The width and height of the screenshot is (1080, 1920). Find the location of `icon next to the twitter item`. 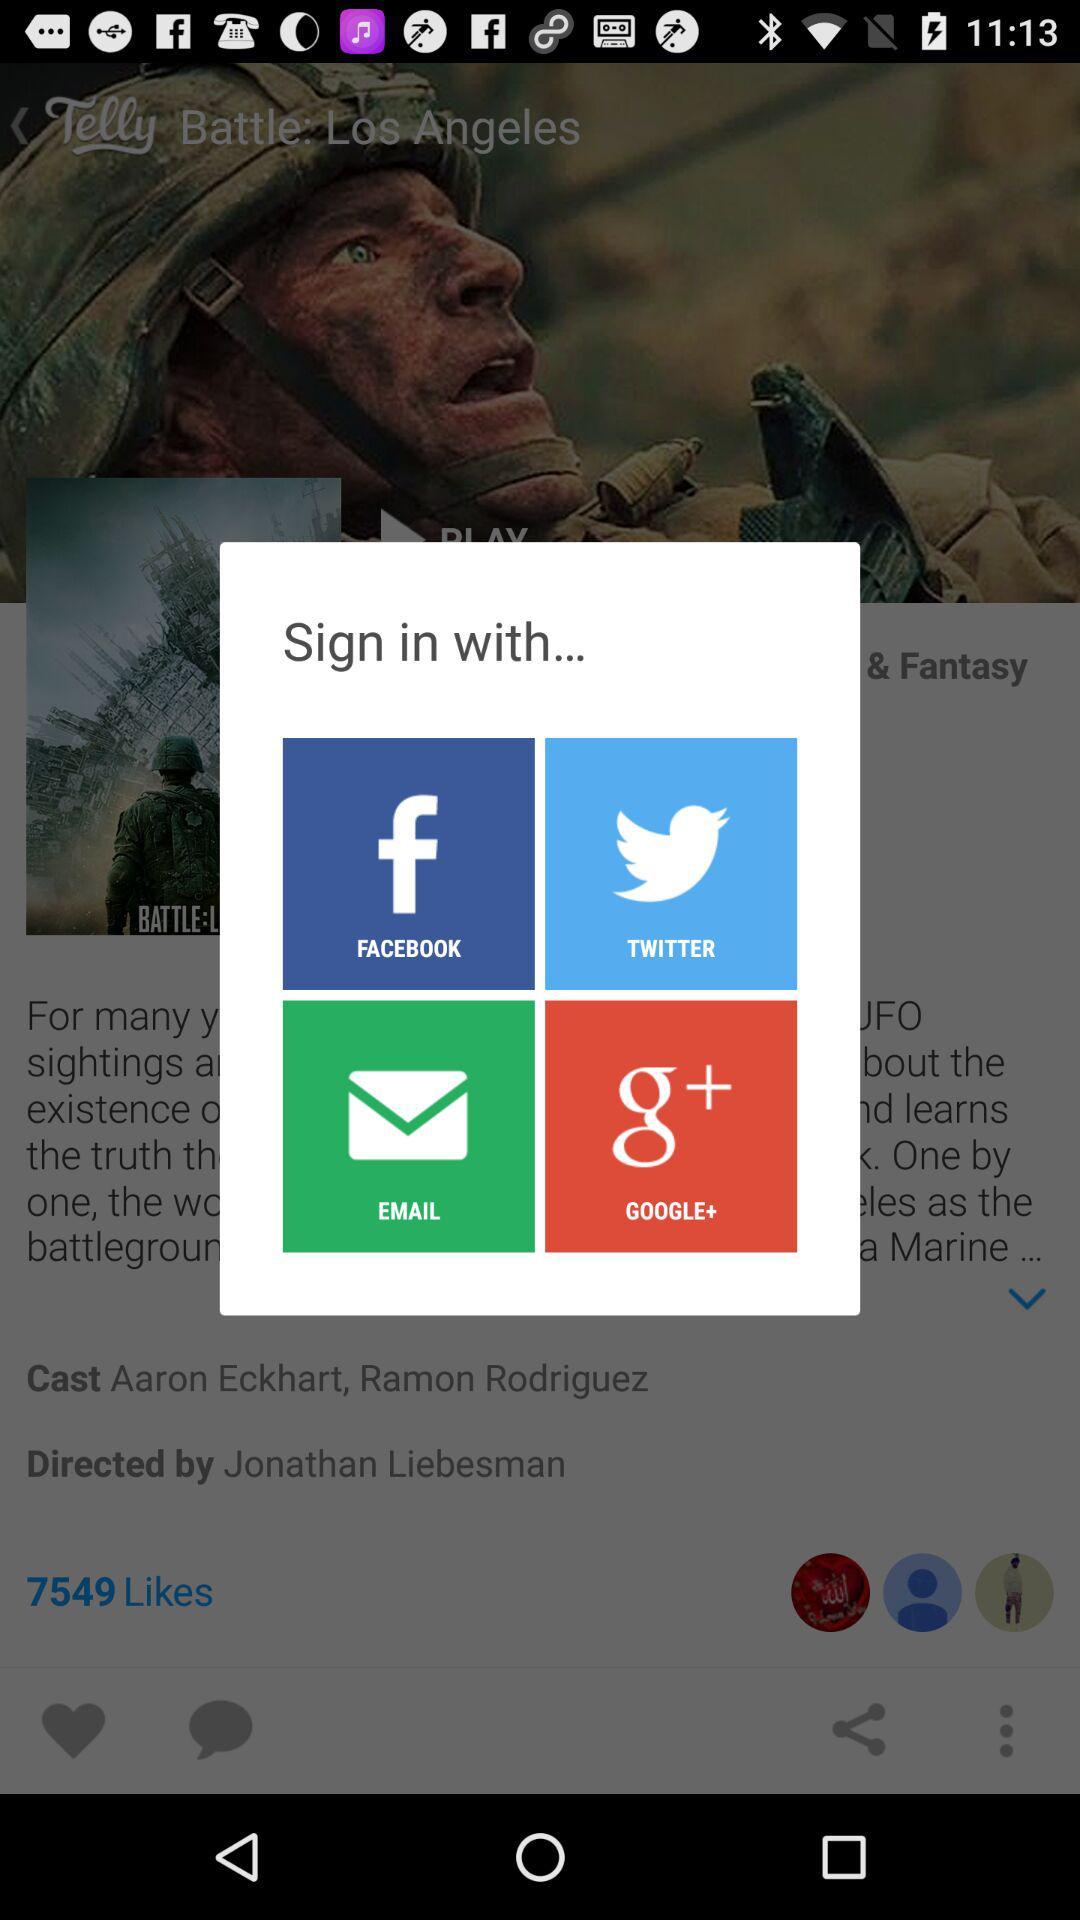

icon next to the twitter item is located at coordinates (407, 1125).